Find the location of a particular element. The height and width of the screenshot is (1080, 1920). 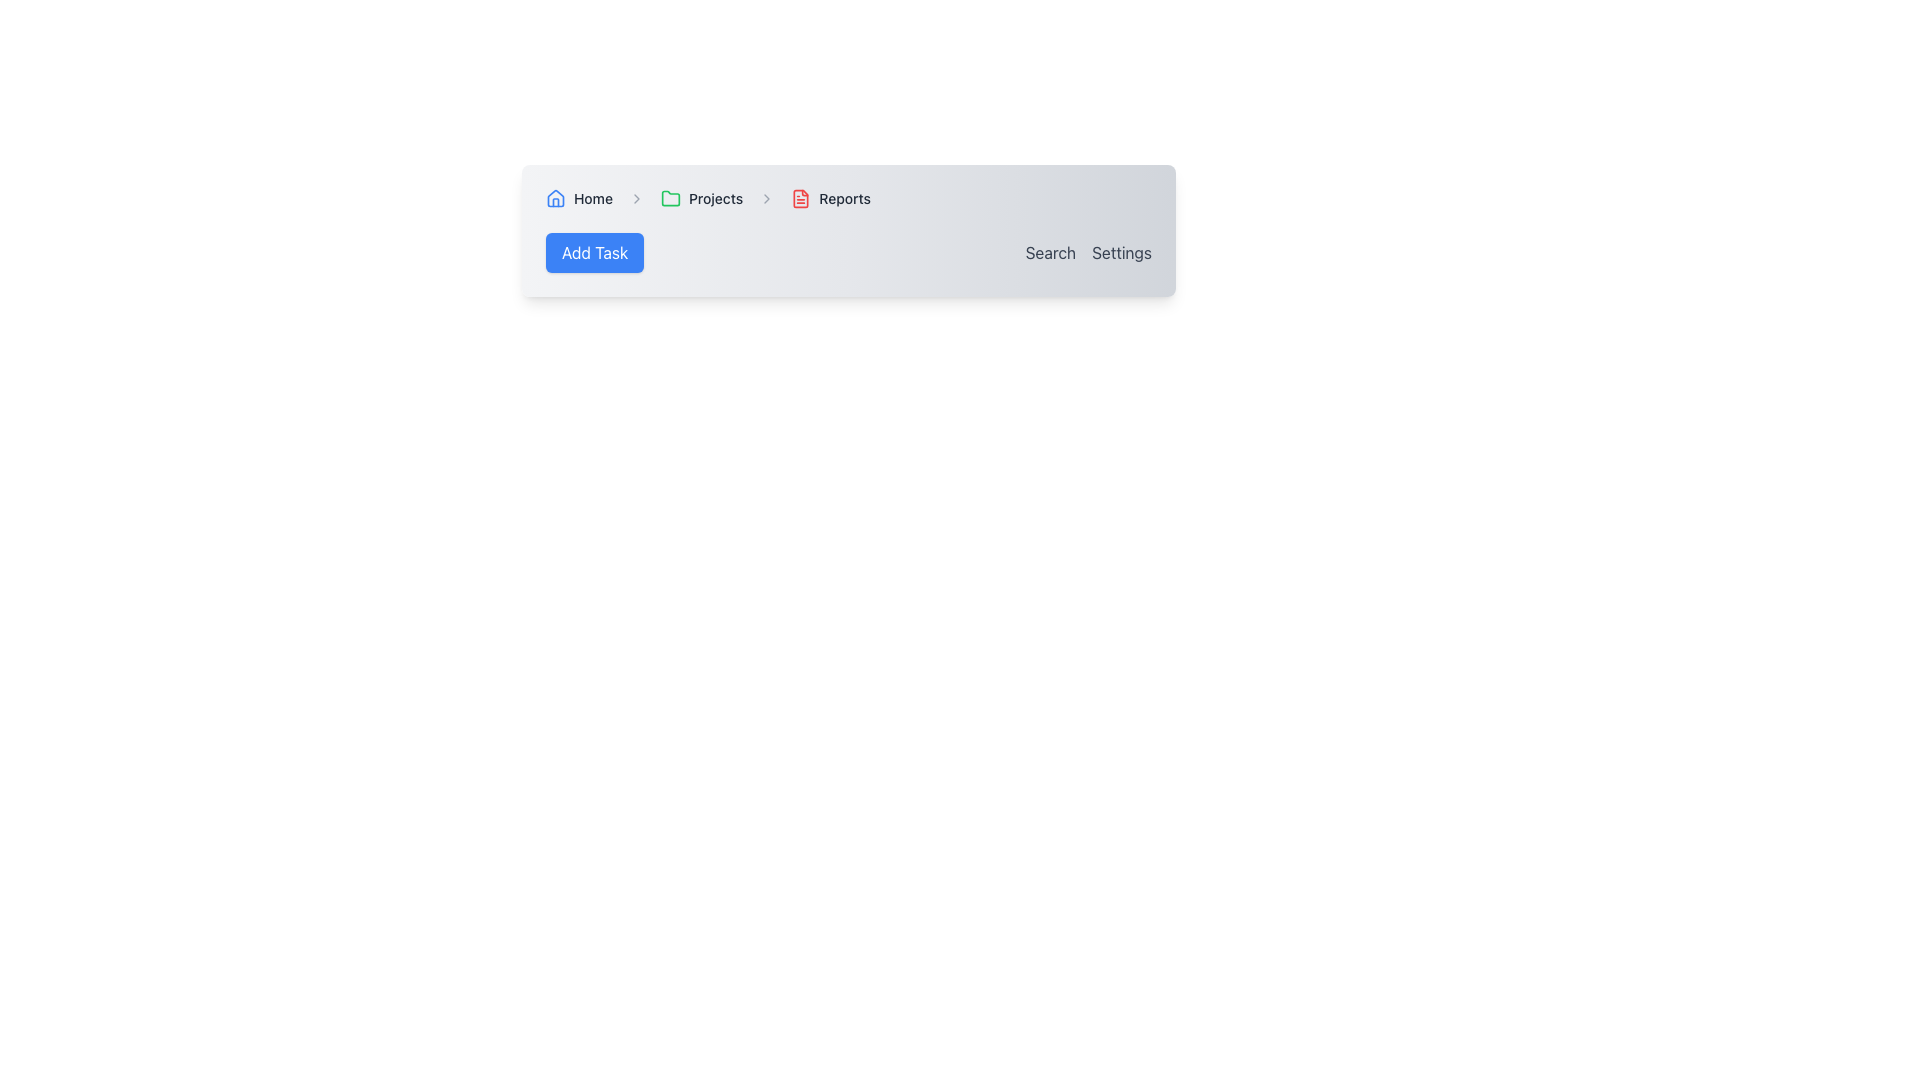

the 'Home' breadcrumb item, which is the first item in the breadcrumb navigation row is located at coordinates (578, 199).